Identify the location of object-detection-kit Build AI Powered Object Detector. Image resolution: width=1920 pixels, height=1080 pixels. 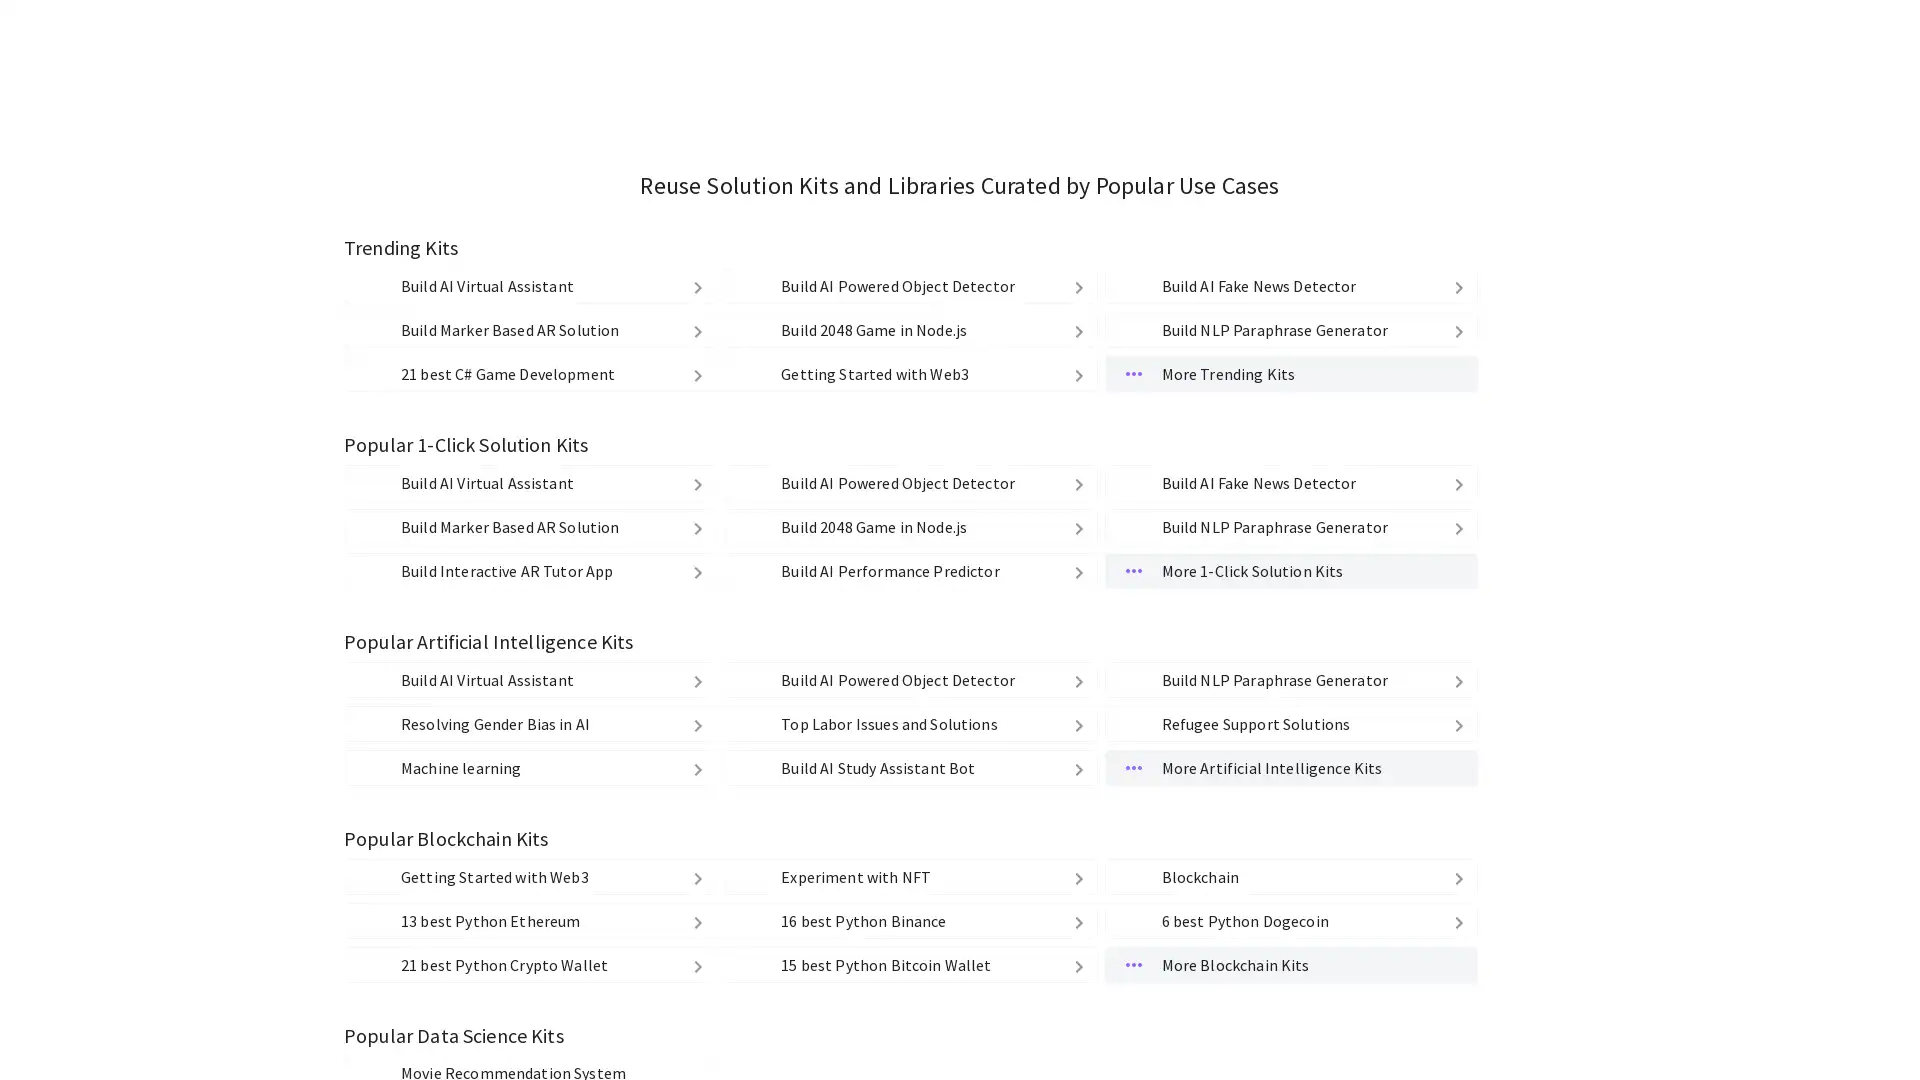
(909, 983).